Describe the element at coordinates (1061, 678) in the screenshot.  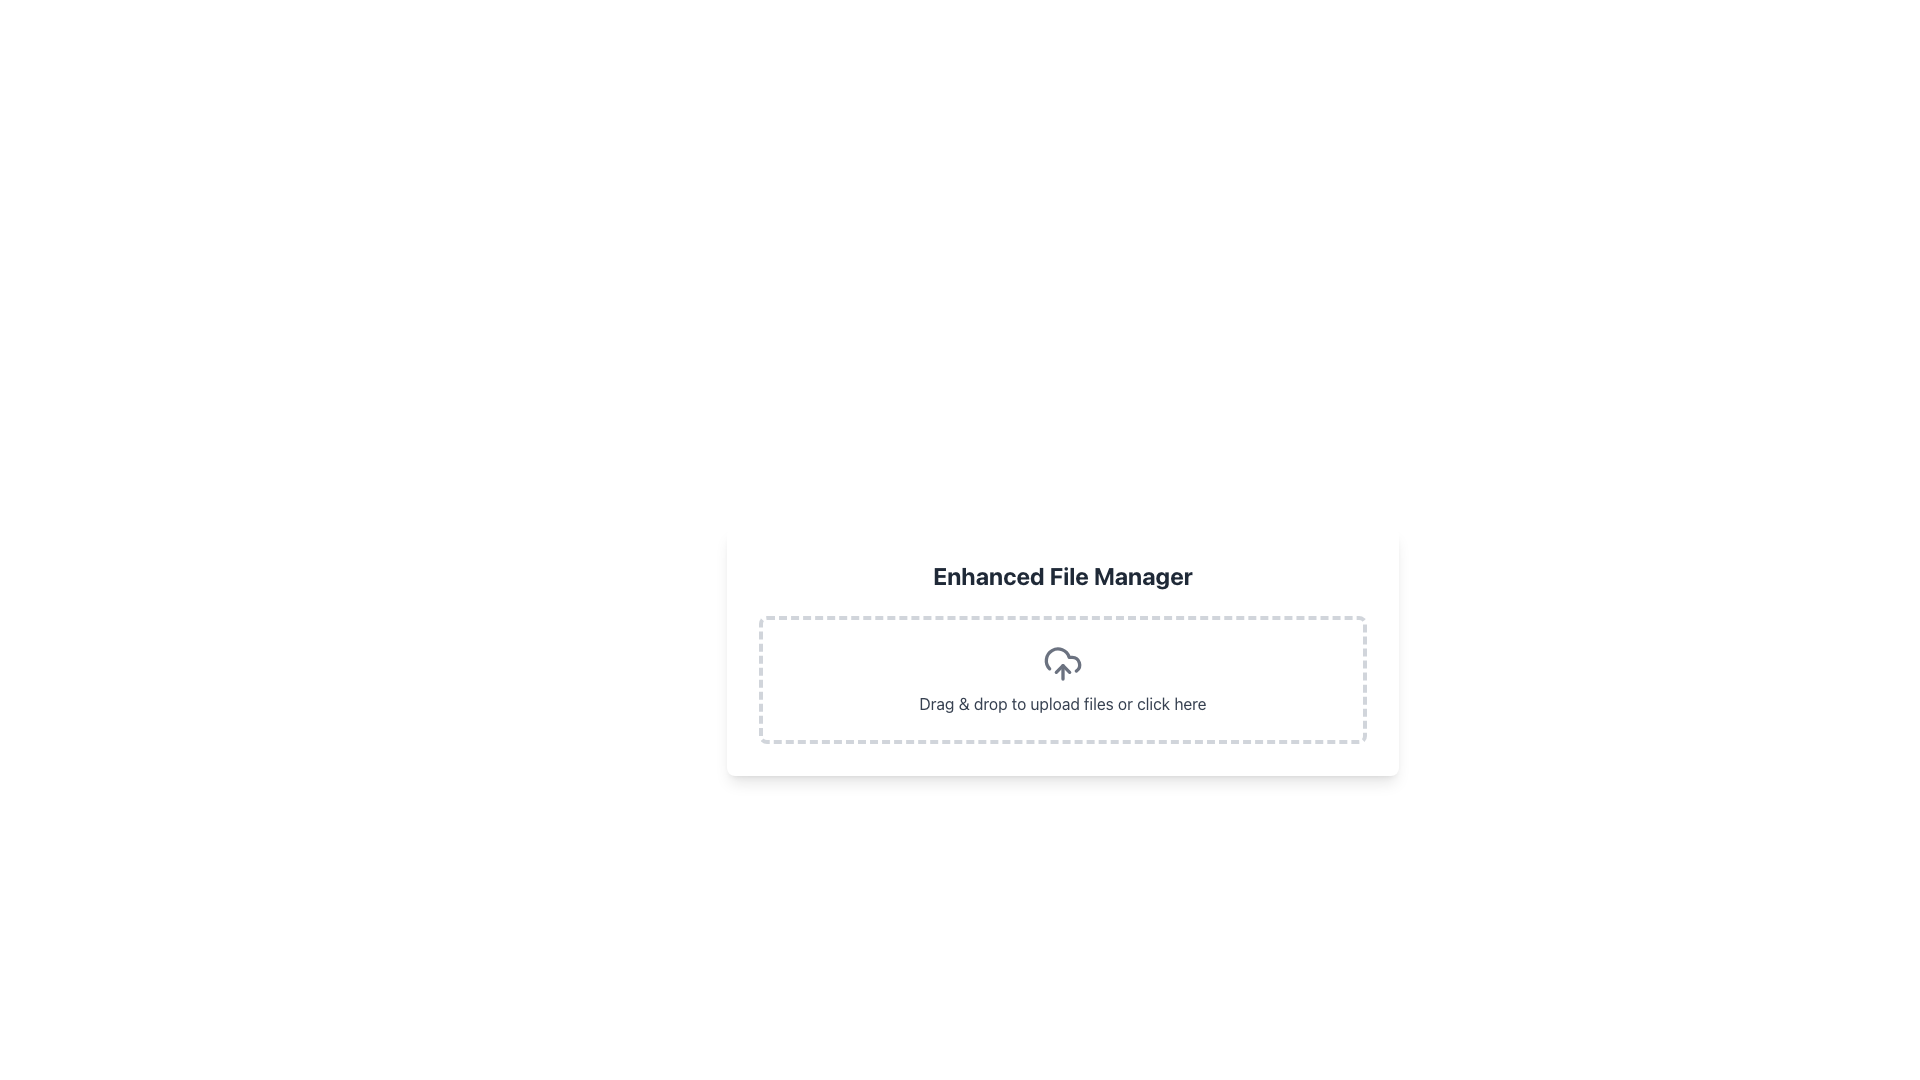
I see `the interactive file upload area located in the central part of the interface within the 'Enhanced File Manager' section` at that location.